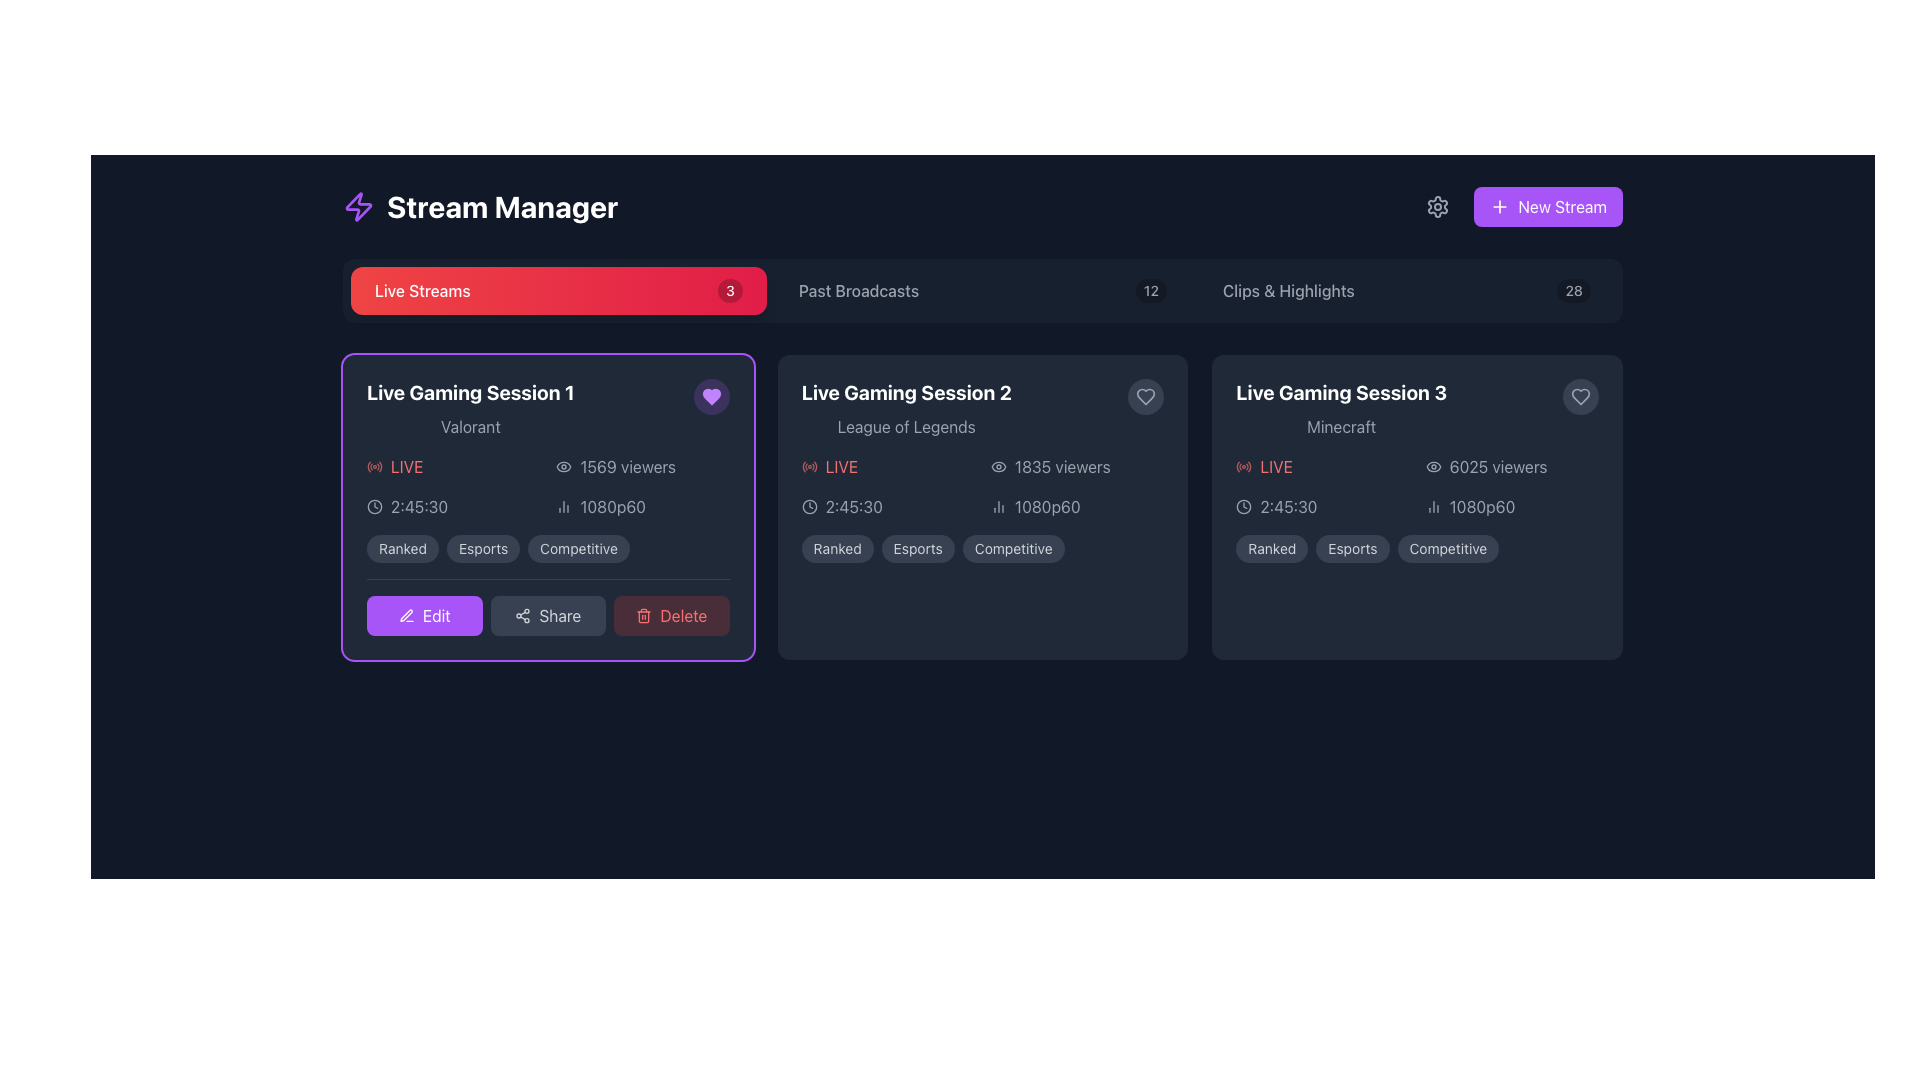 The height and width of the screenshot is (1080, 1920). I want to click on live stream information from the grid layout element below the titles 'Live Gaming Session 1' and 'Valorant', and above the tags 'Ranked', 'Esports', 'Competitive', so click(548, 486).